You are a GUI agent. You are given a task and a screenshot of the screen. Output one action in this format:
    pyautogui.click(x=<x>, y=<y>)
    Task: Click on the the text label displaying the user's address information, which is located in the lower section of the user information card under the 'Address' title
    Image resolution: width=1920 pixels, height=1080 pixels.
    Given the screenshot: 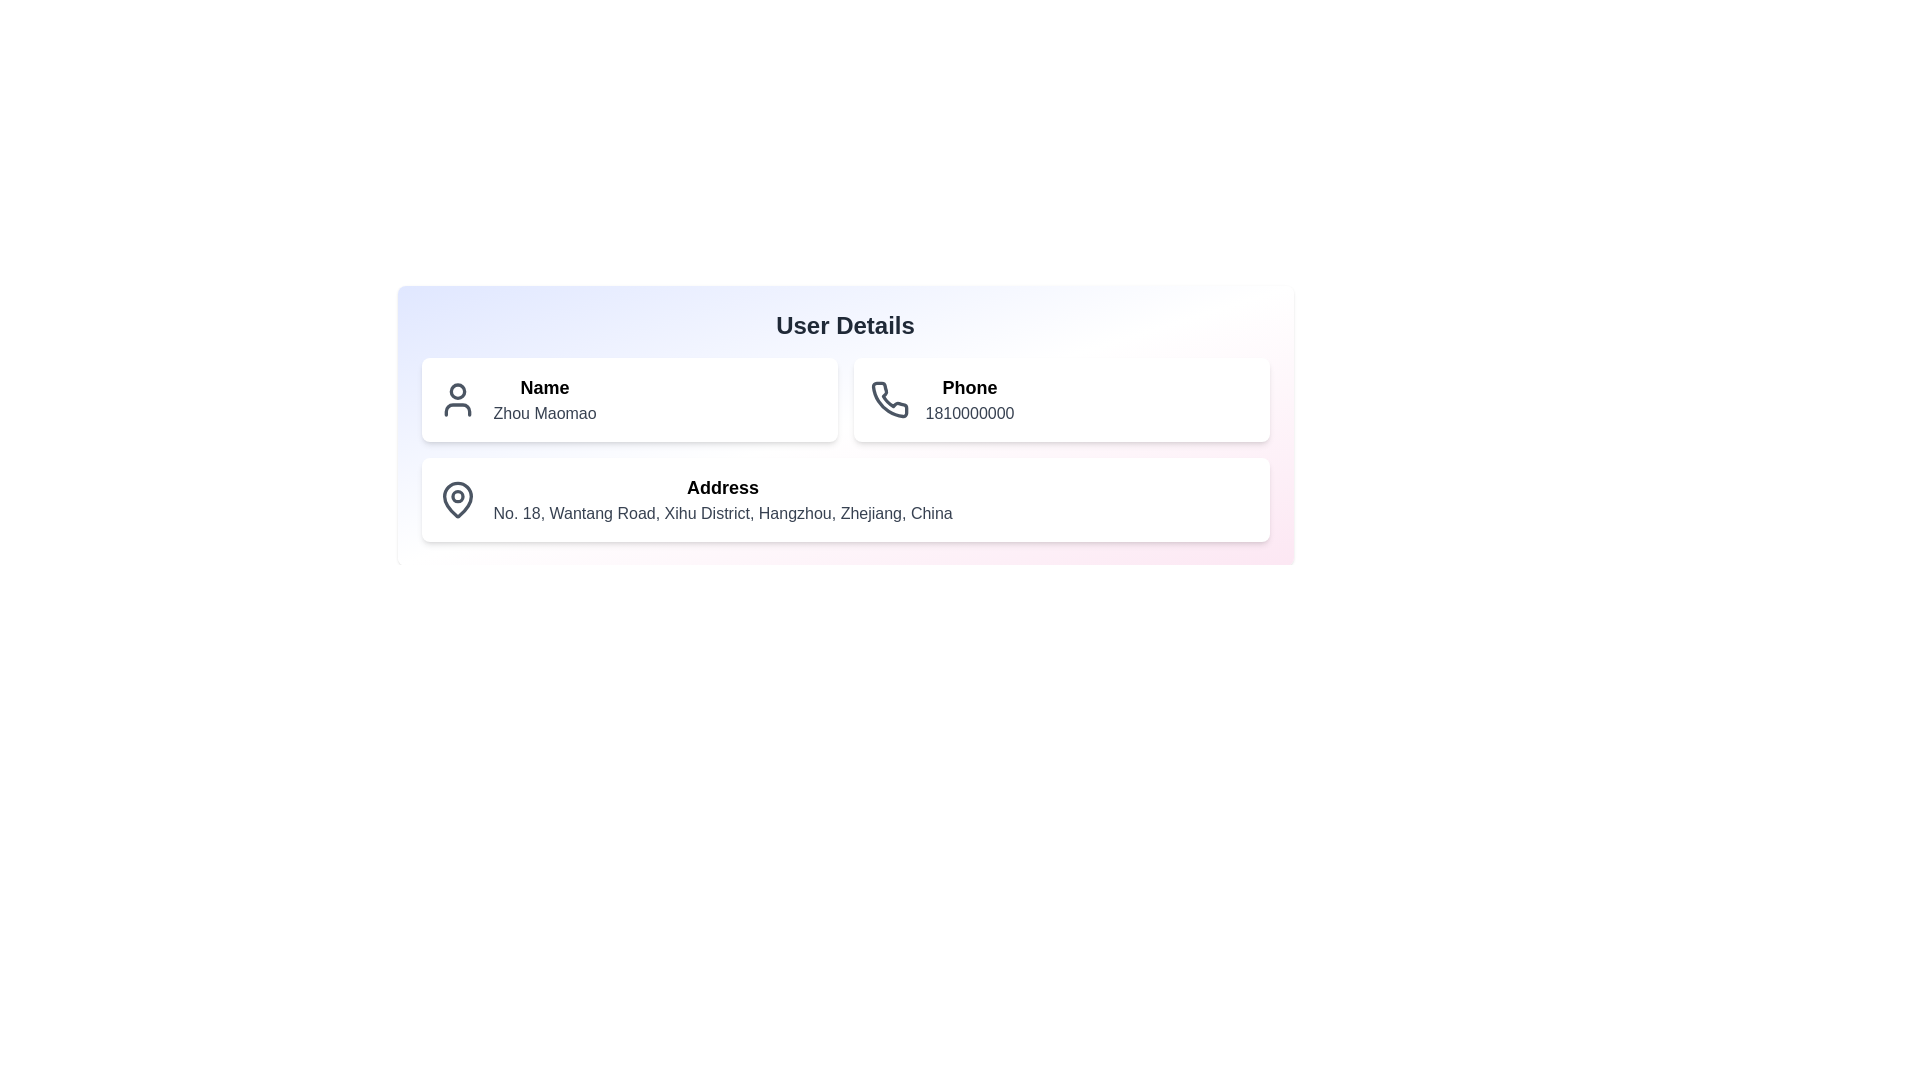 What is the action you would take?
    pyautogui.click(x=722, y=512)
    